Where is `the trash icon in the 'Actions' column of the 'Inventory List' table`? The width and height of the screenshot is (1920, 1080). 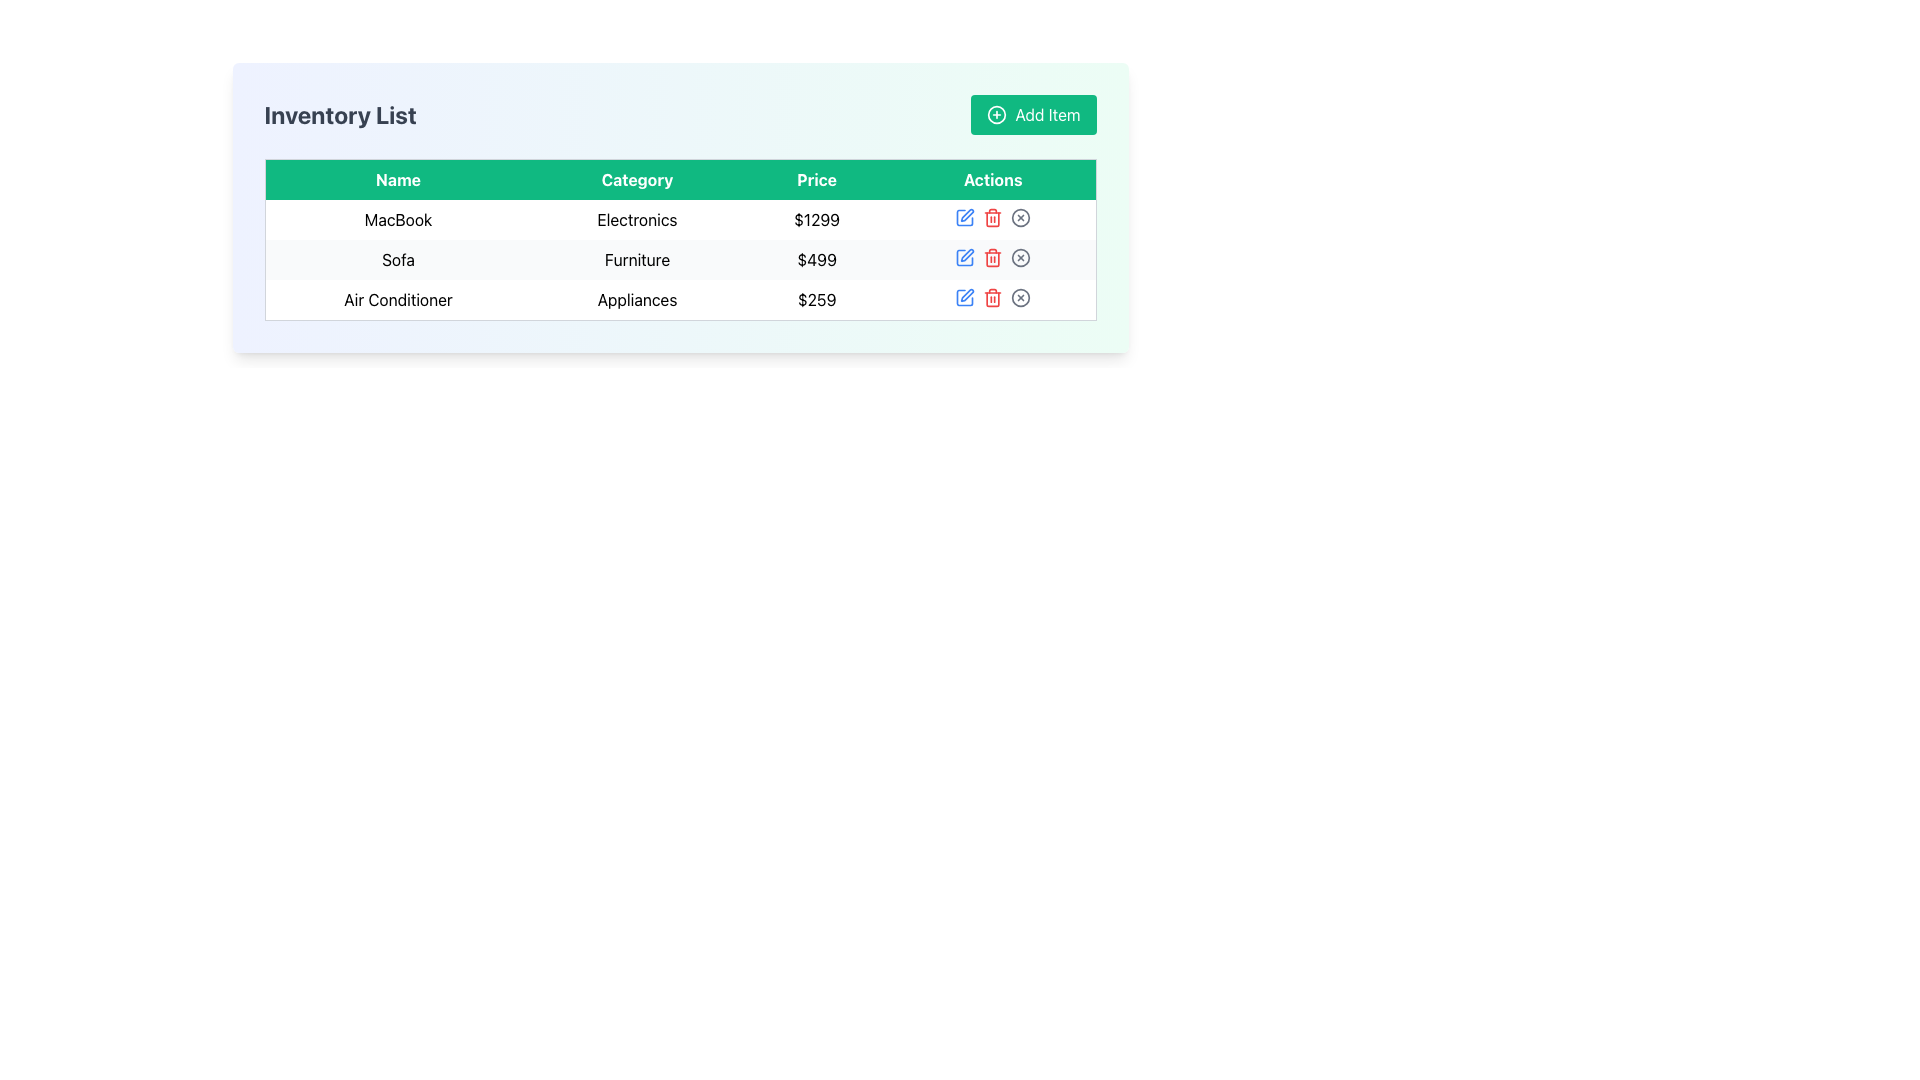
the trash icon in the 'Actions' column of the 'Inventory List' table is located at coordinates (993, 218).